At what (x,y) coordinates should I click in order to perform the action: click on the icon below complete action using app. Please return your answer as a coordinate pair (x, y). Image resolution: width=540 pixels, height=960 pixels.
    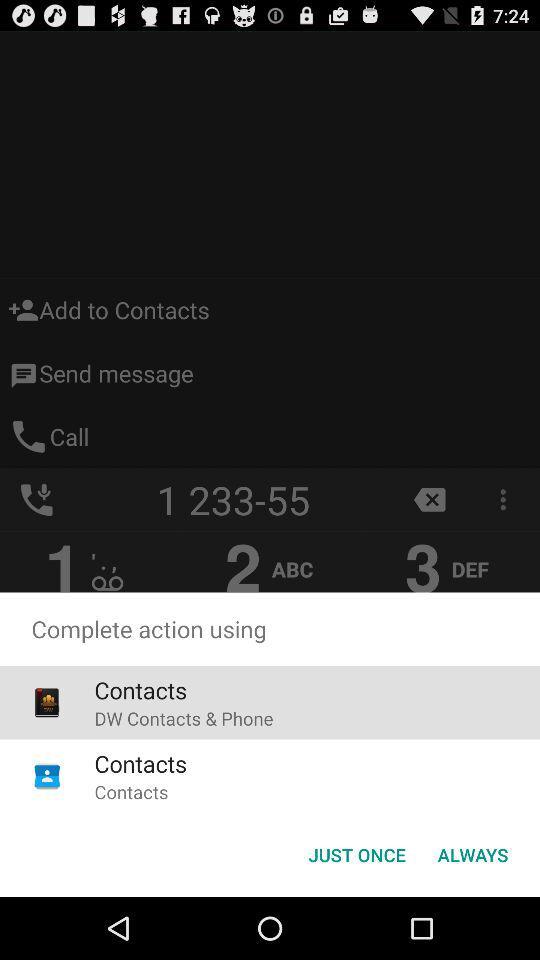
    Looking at the image, I should click on (356, 853).